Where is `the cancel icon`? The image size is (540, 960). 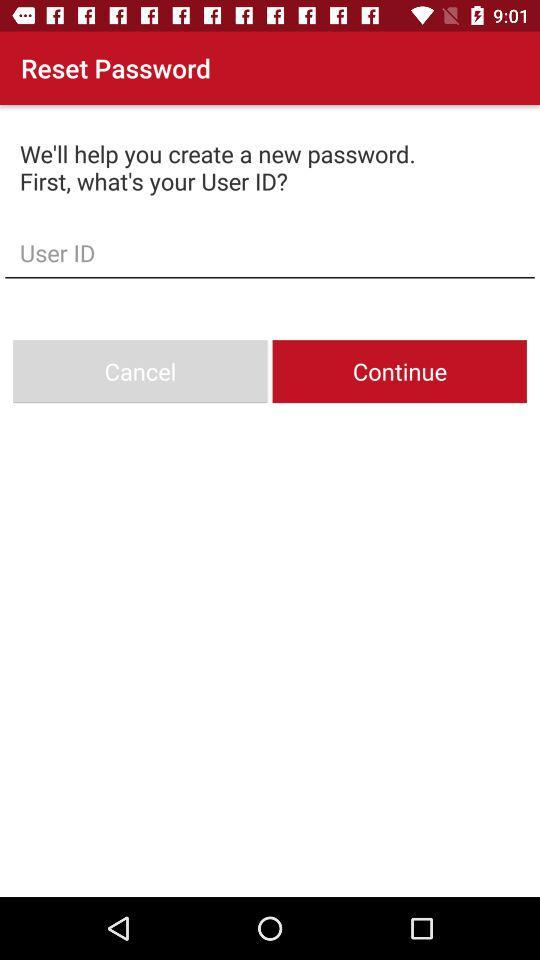 the cancel icon is located at coordinates (139, 370).